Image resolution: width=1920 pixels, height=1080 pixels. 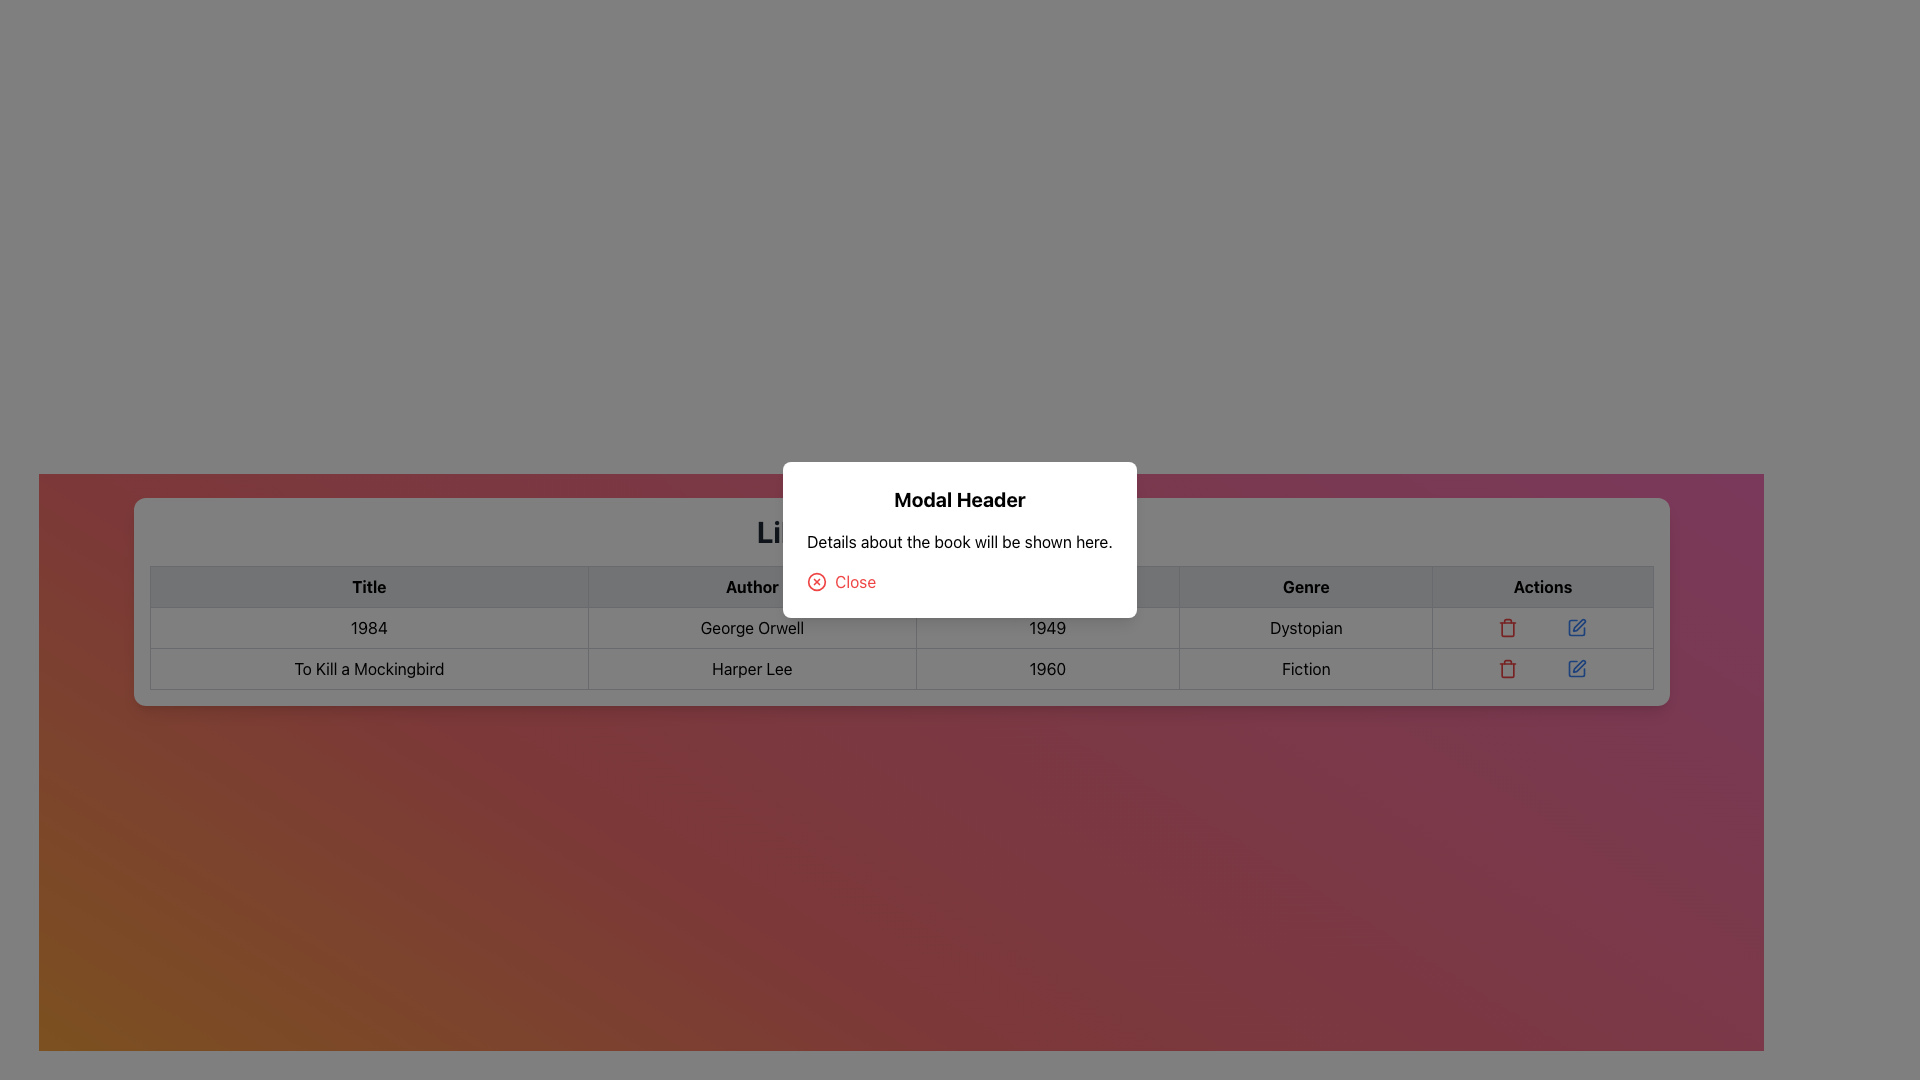 I want to click on interactive elements within the second row of the book details table, which displays attributes such as title, author, publication year, and genre, so click(x=900, y=648).